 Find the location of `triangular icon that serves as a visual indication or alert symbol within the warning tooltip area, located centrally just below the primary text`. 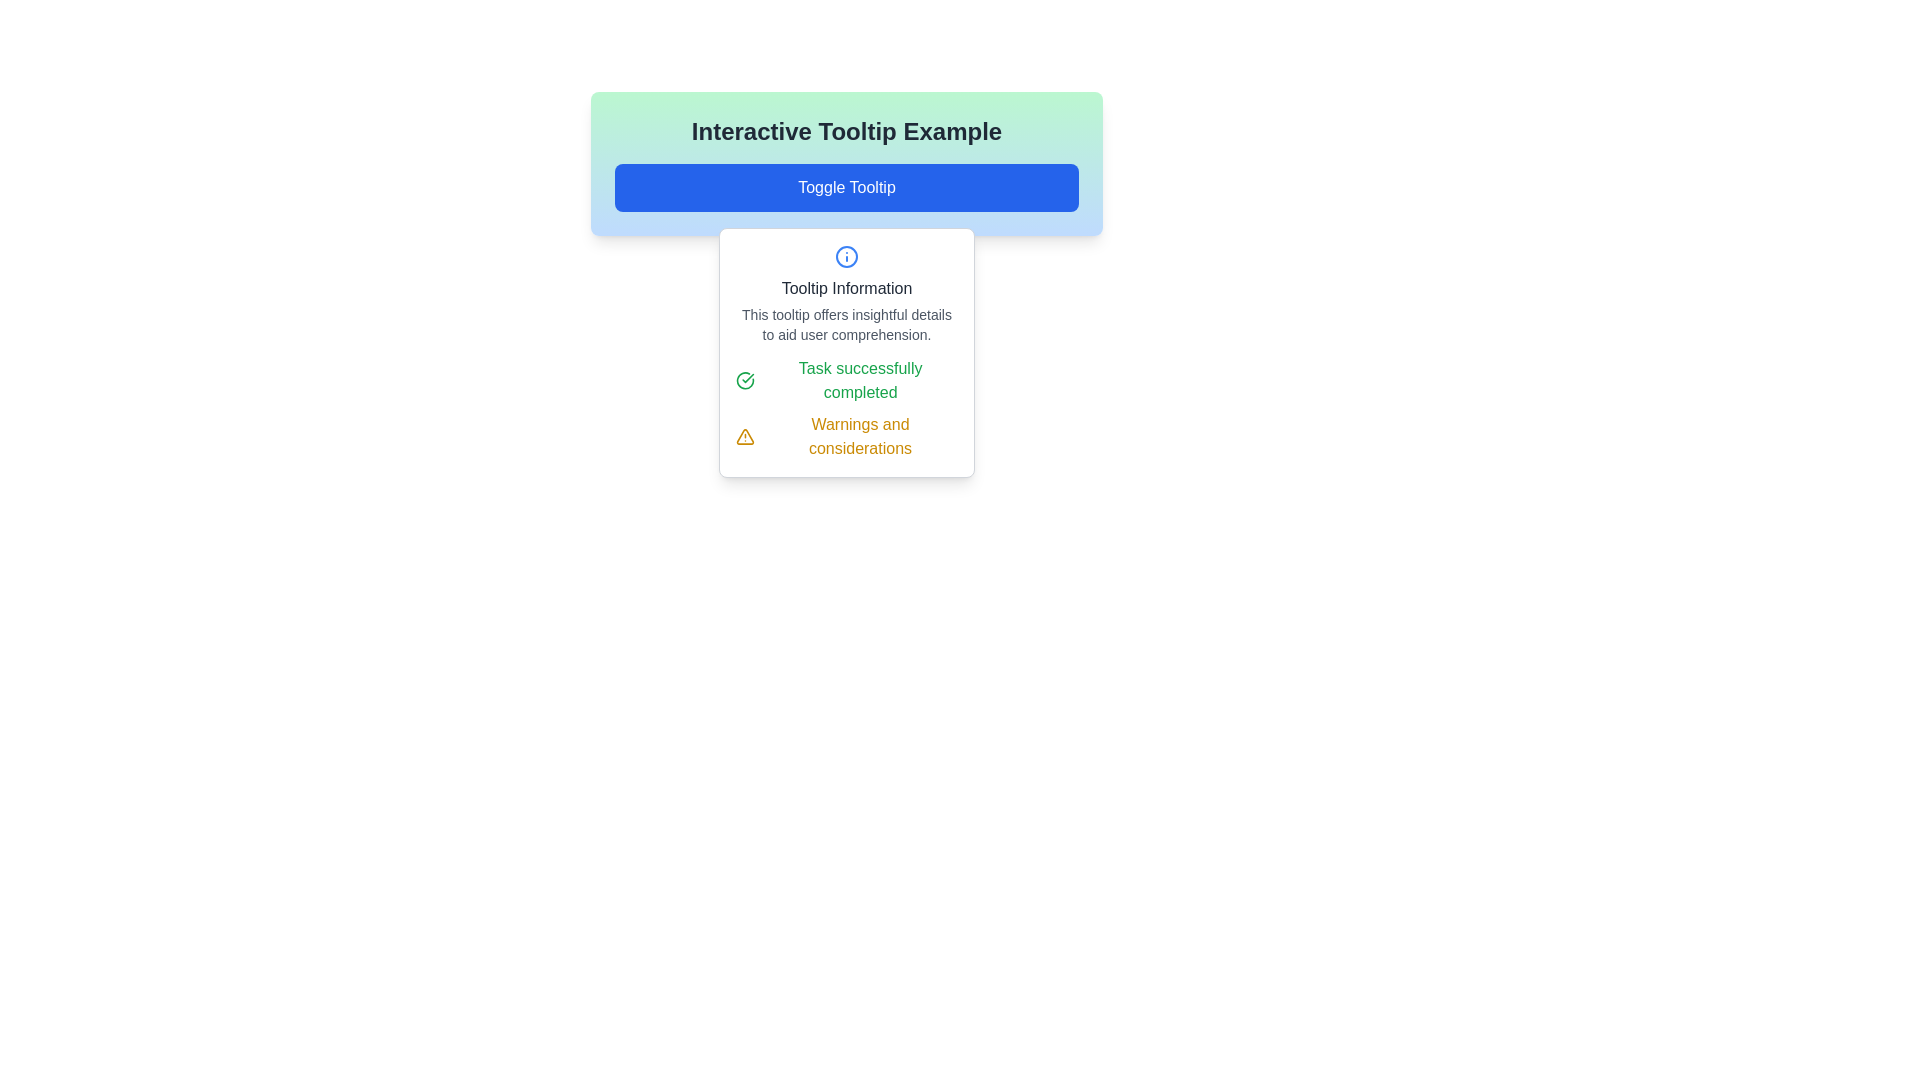

triangular icon that serves as a visual indication or alert symbol within the warning tooltip area, located centrally just below the primary text is located at coordinates (744, 435).